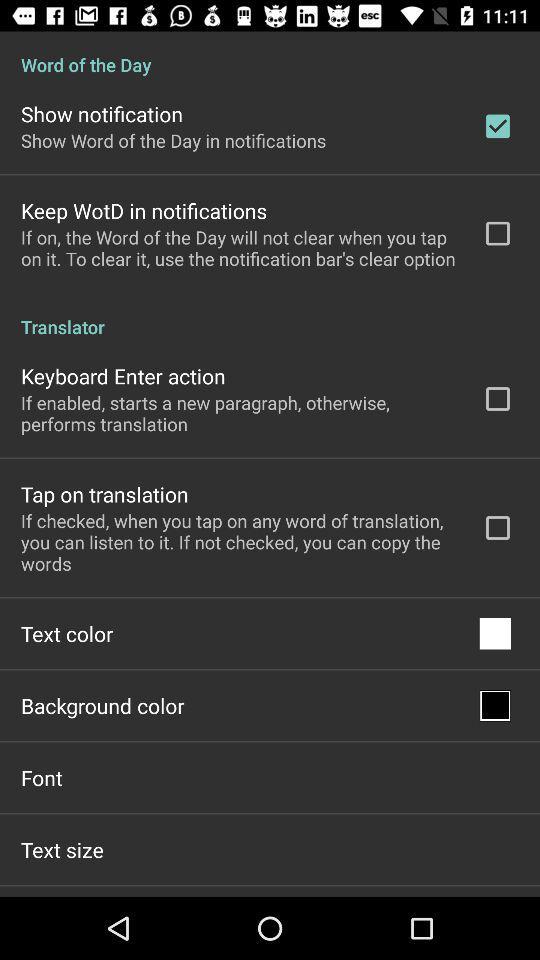 This screenshot has width=540, height=960. I want to click on the show notification, so click(102, 114).